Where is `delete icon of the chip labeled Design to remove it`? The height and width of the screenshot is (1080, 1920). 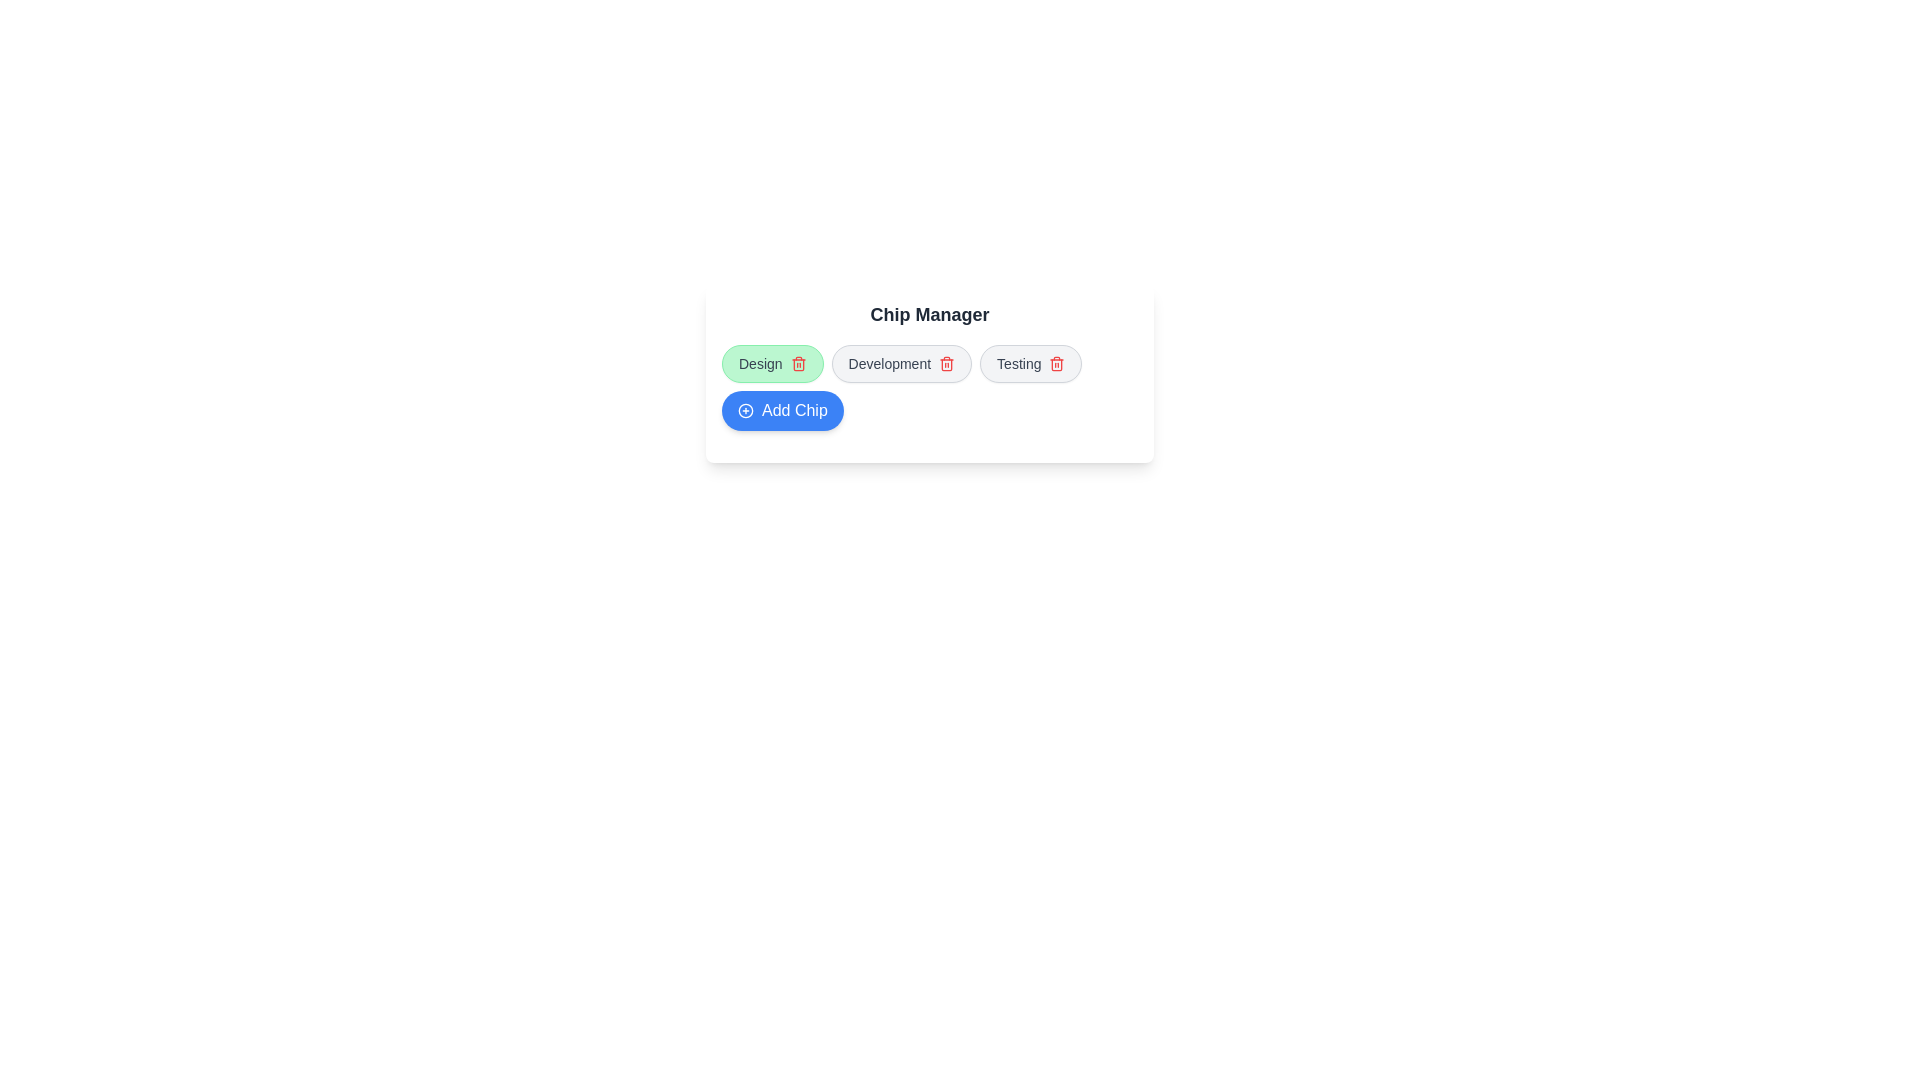
delete icon of the chip labeled Design to remove it is located at coordinates (797, 363).